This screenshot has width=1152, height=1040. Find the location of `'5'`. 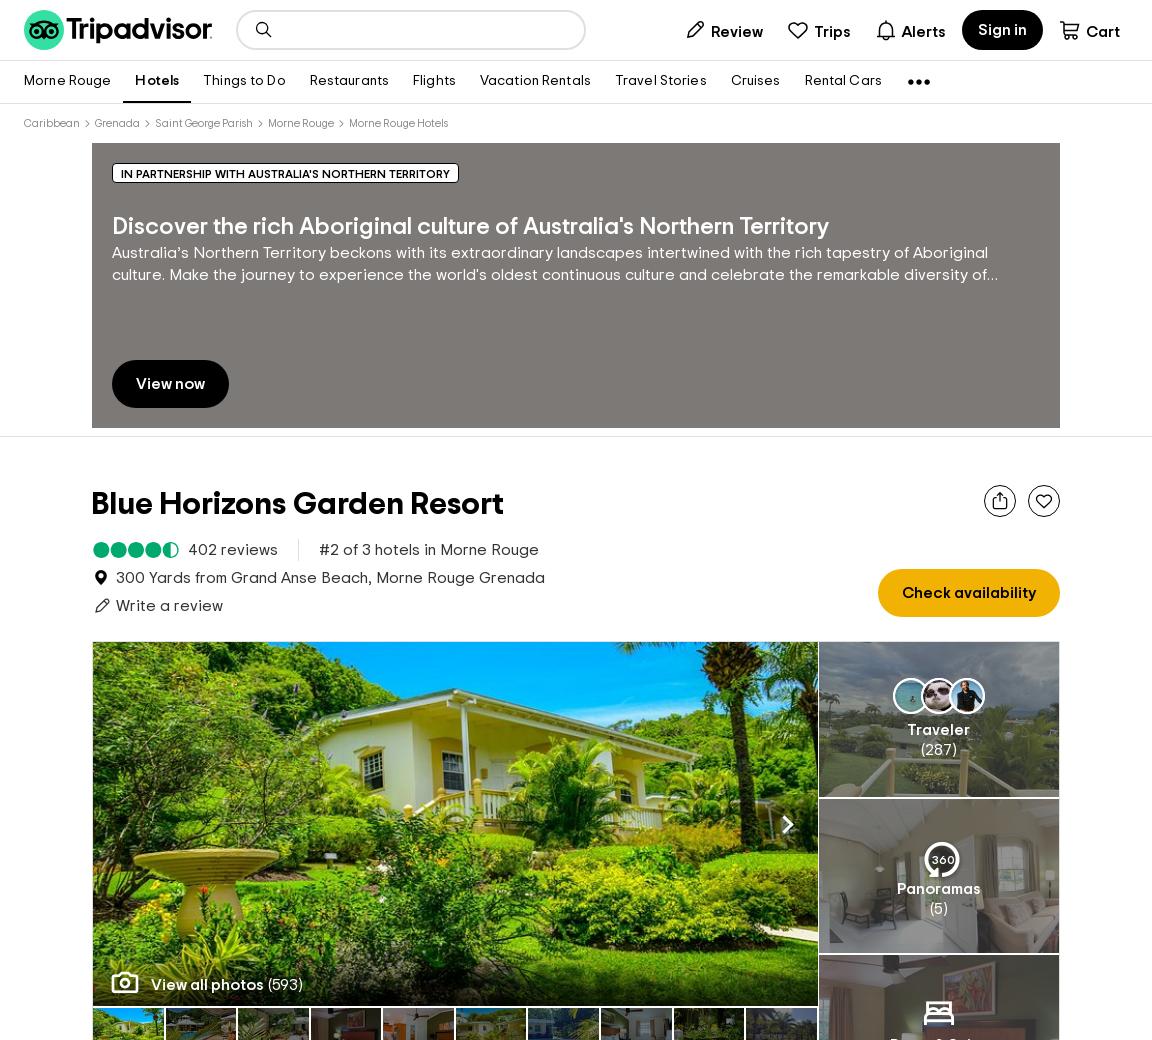

'5' is located at coordinates (936, 907).